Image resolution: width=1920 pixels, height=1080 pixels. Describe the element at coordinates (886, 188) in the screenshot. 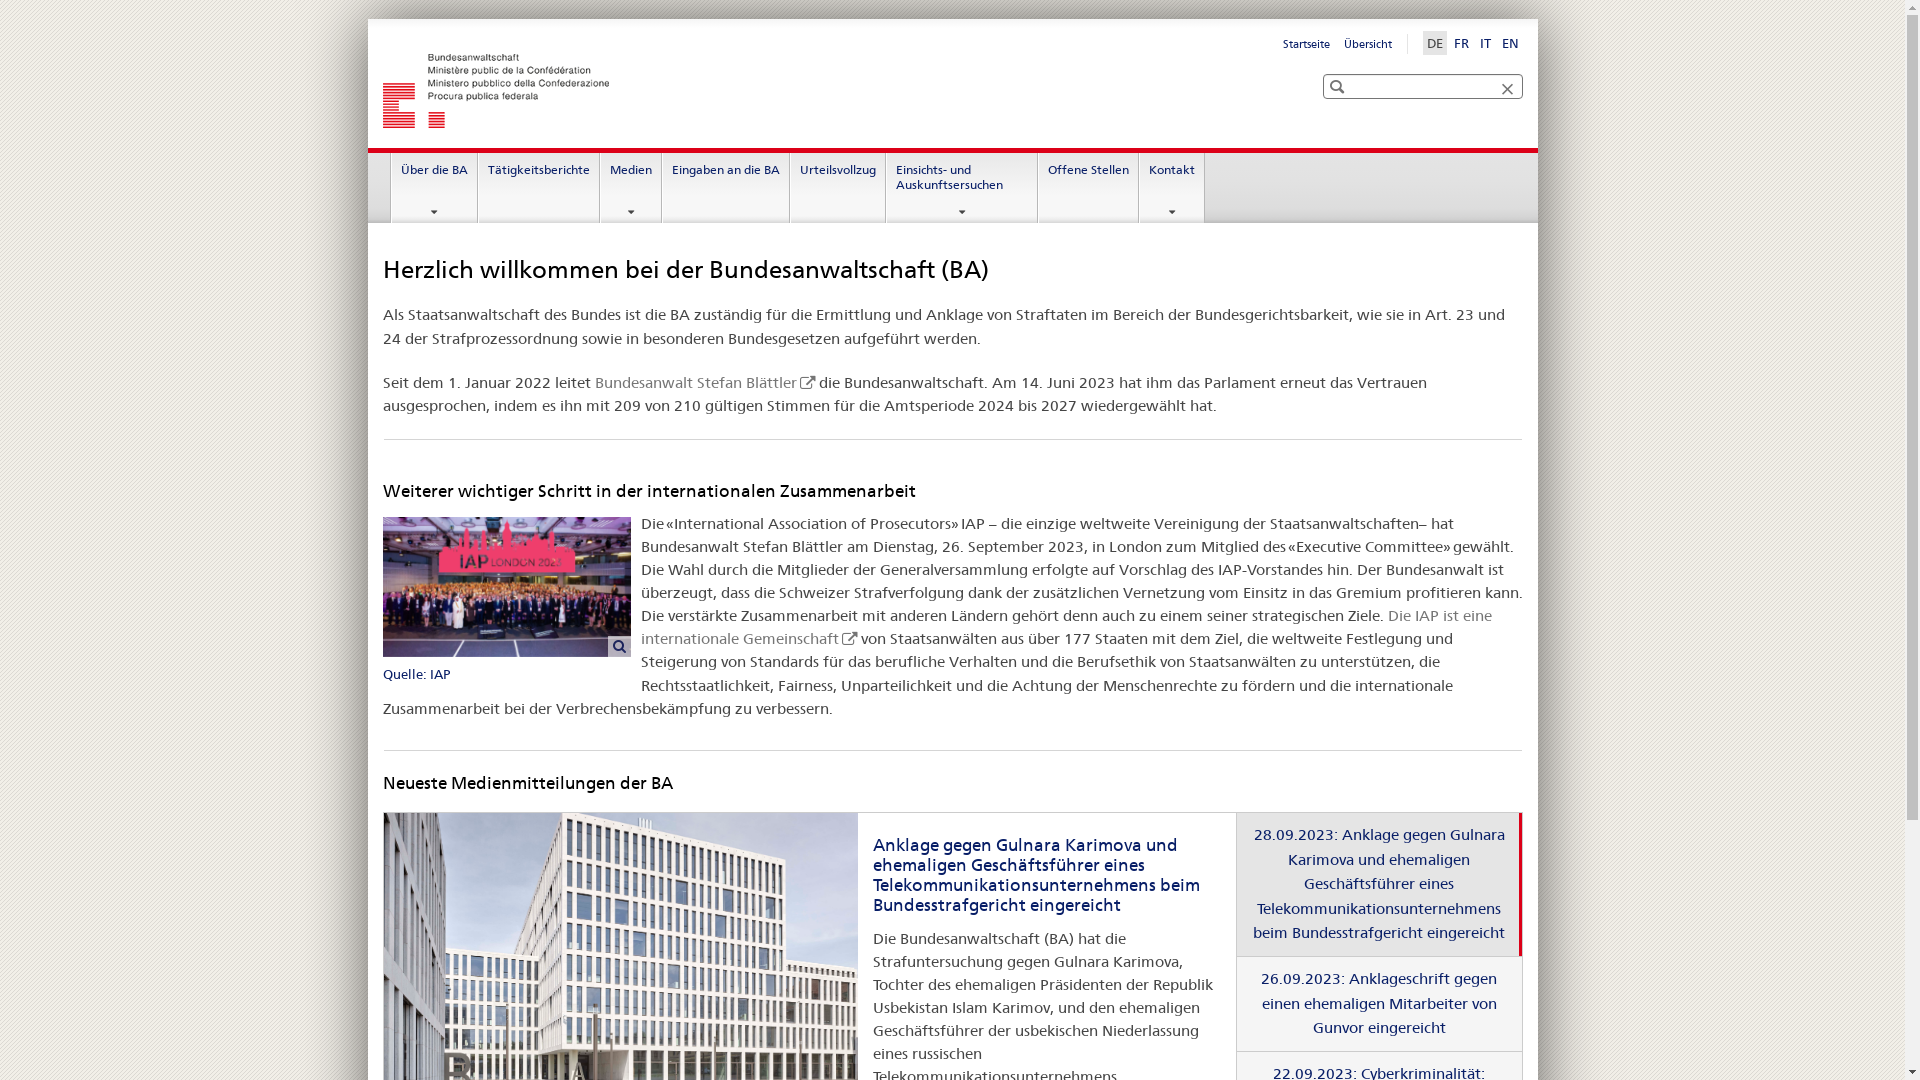

I see `'Einsichts- und Auskunftsersuchen'` at that location.